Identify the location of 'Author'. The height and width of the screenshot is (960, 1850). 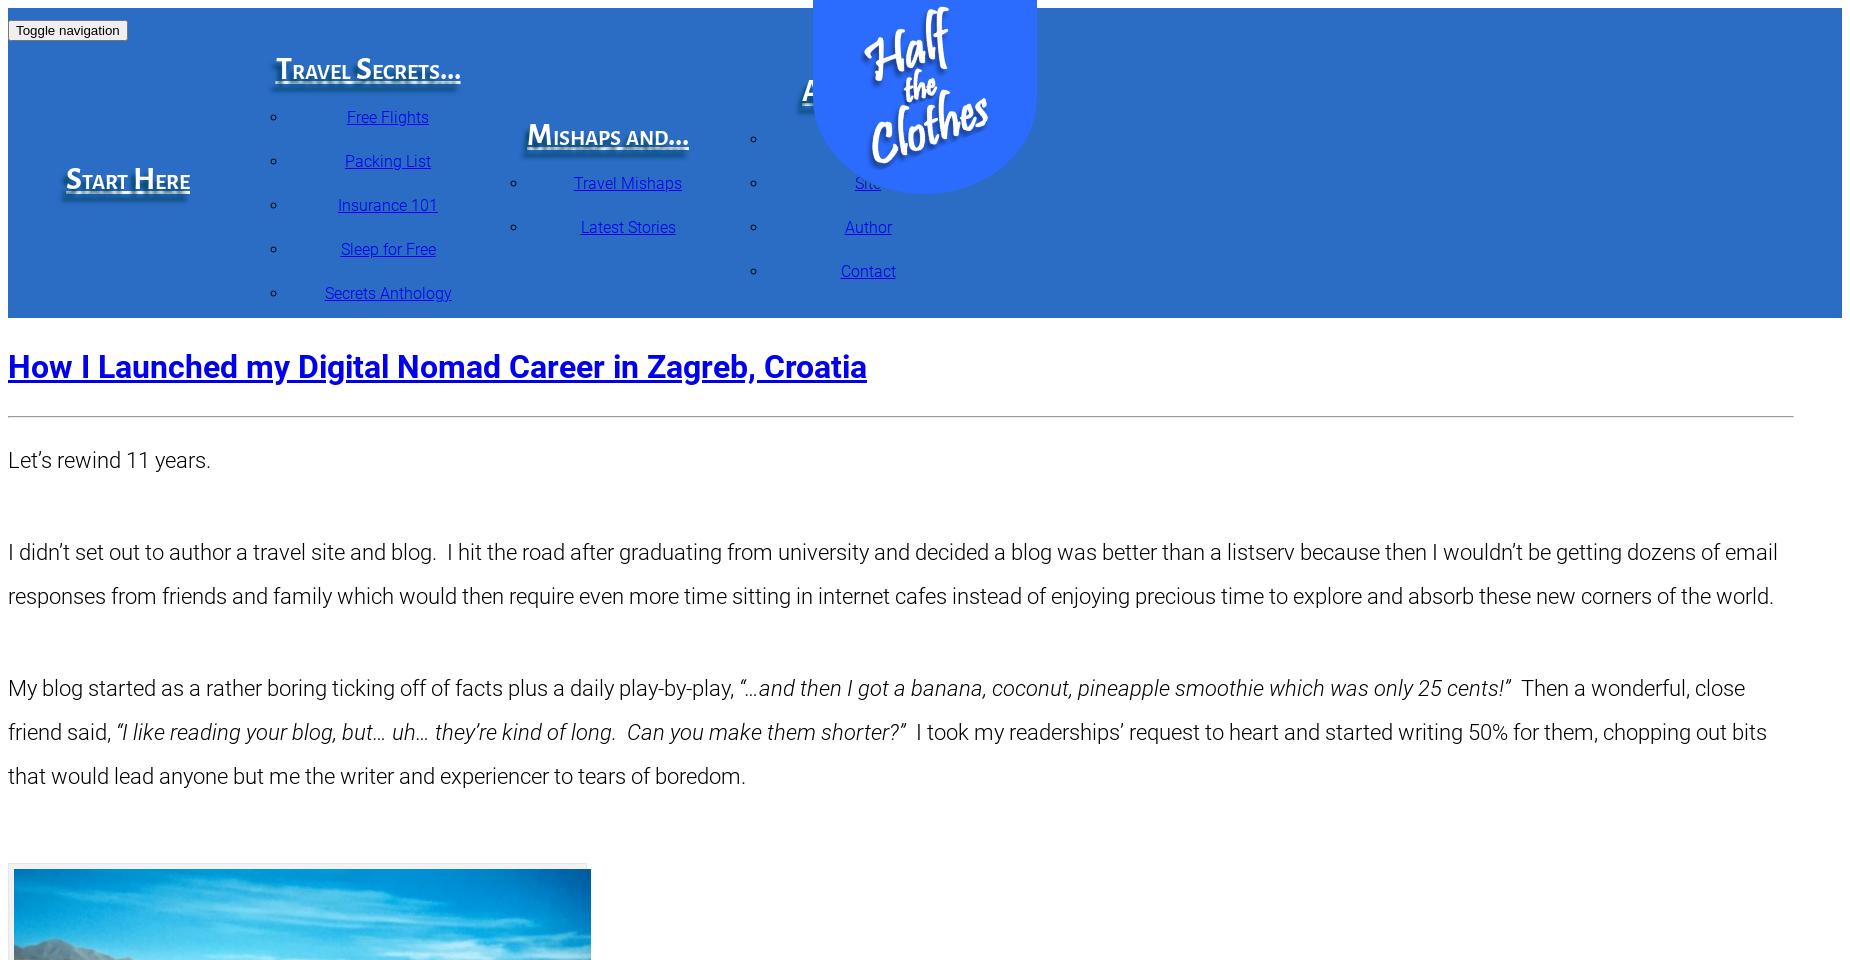
(867, 227).